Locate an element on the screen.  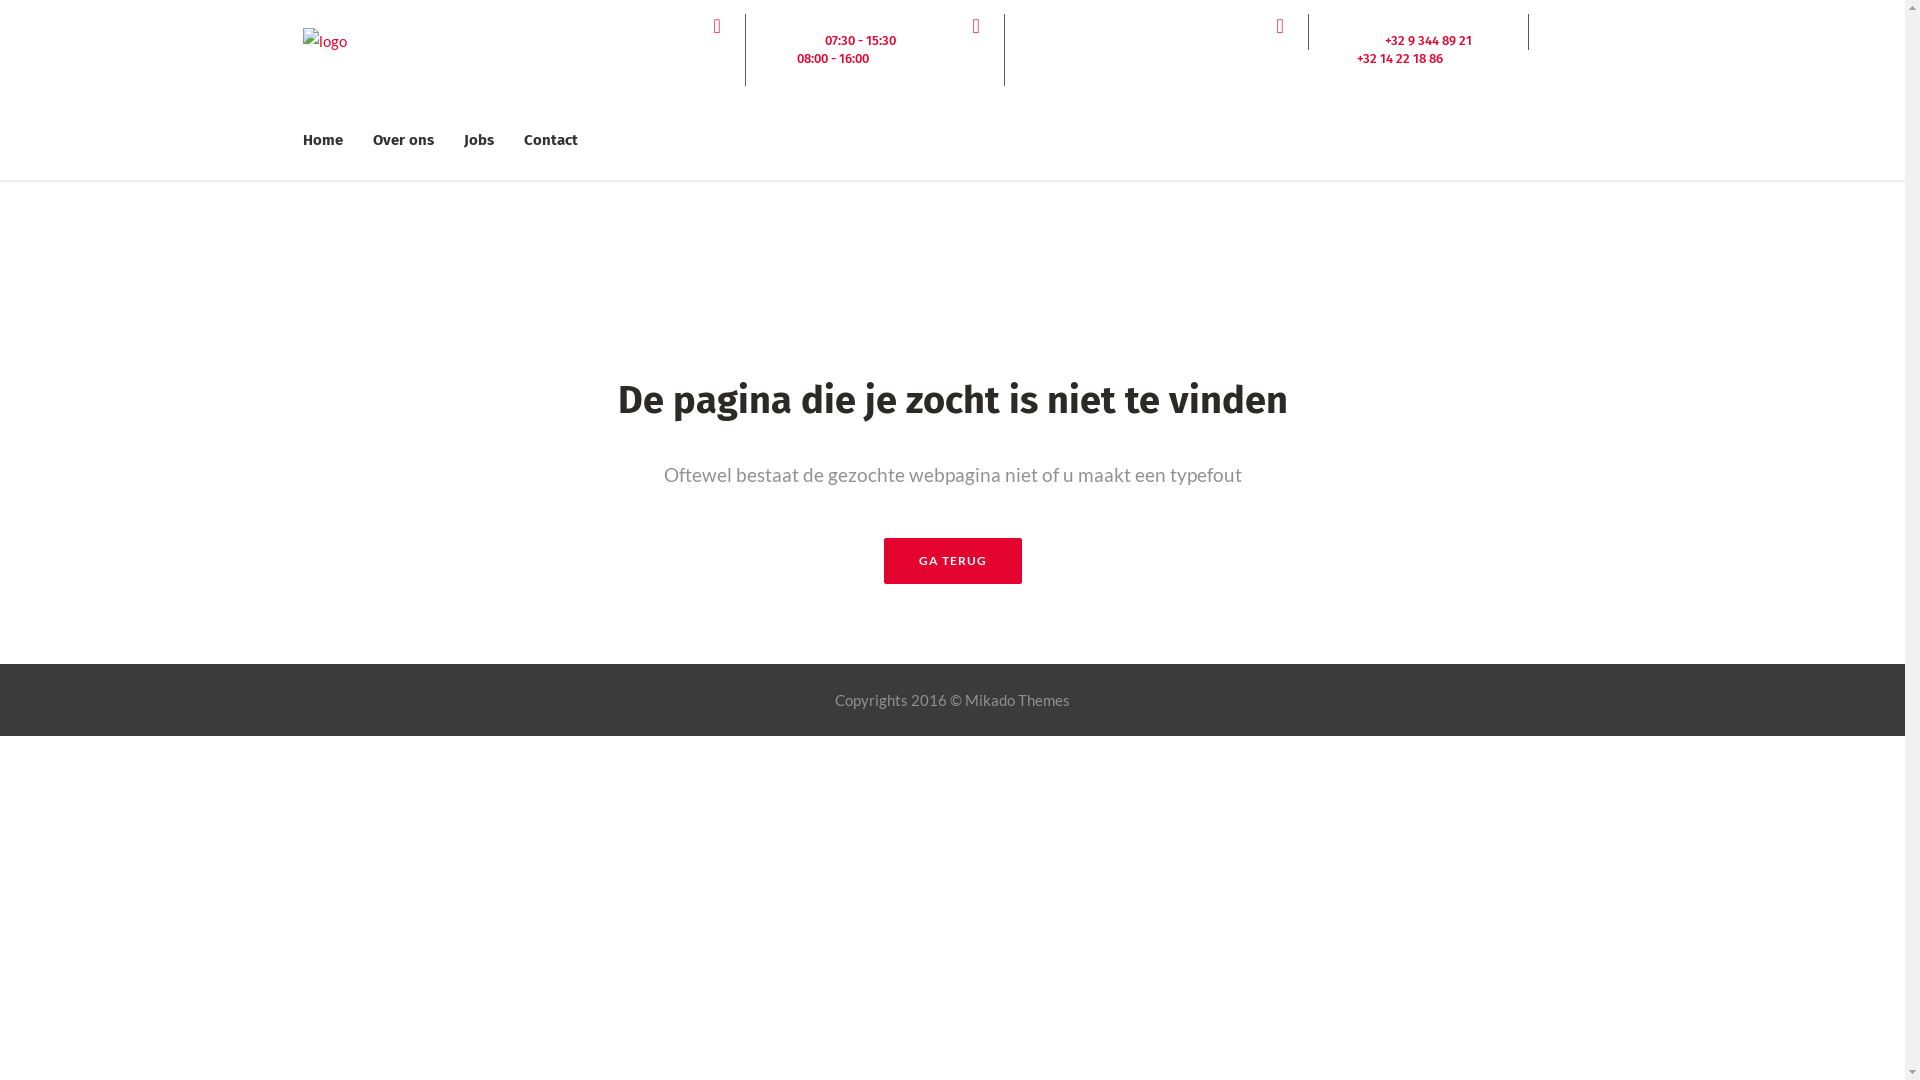
'Jobs' is located at coordinates (477, 138).